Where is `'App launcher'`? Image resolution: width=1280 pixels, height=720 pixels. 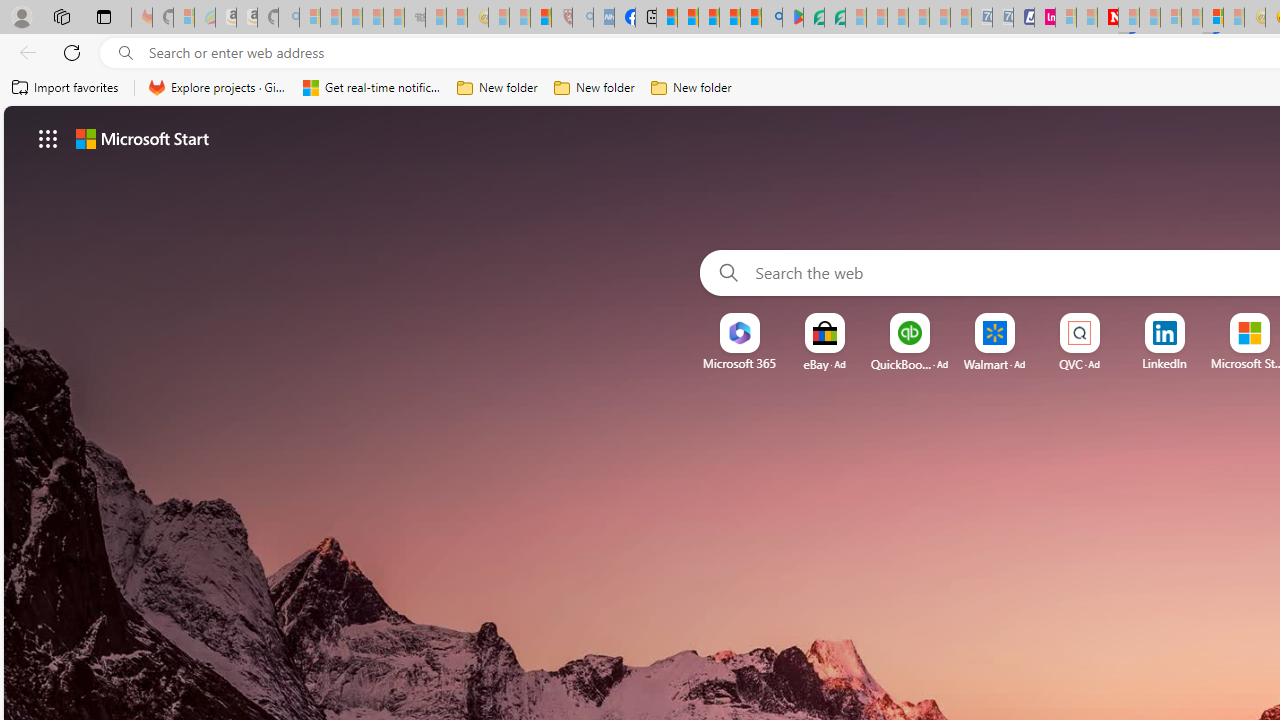
'App launcher' is located at coordinates (48, 137).